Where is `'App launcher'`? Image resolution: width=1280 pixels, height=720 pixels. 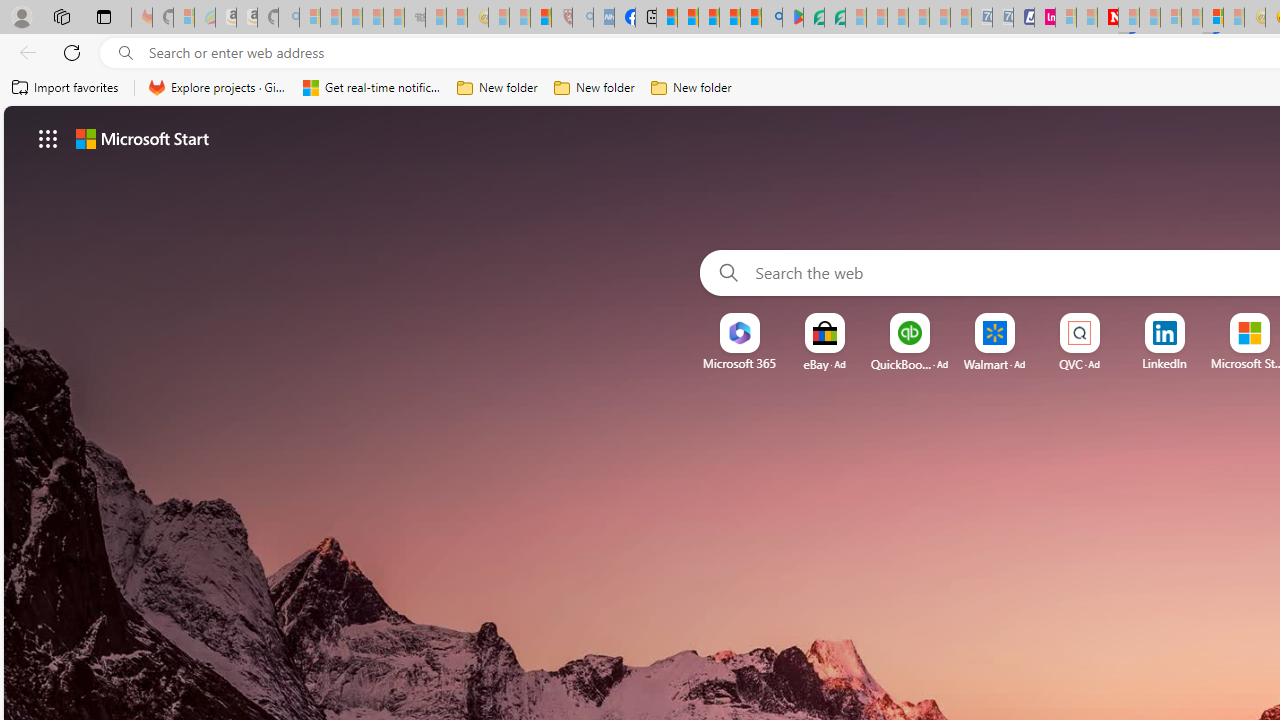
'App launcher' is located at coordinates (48, 137).